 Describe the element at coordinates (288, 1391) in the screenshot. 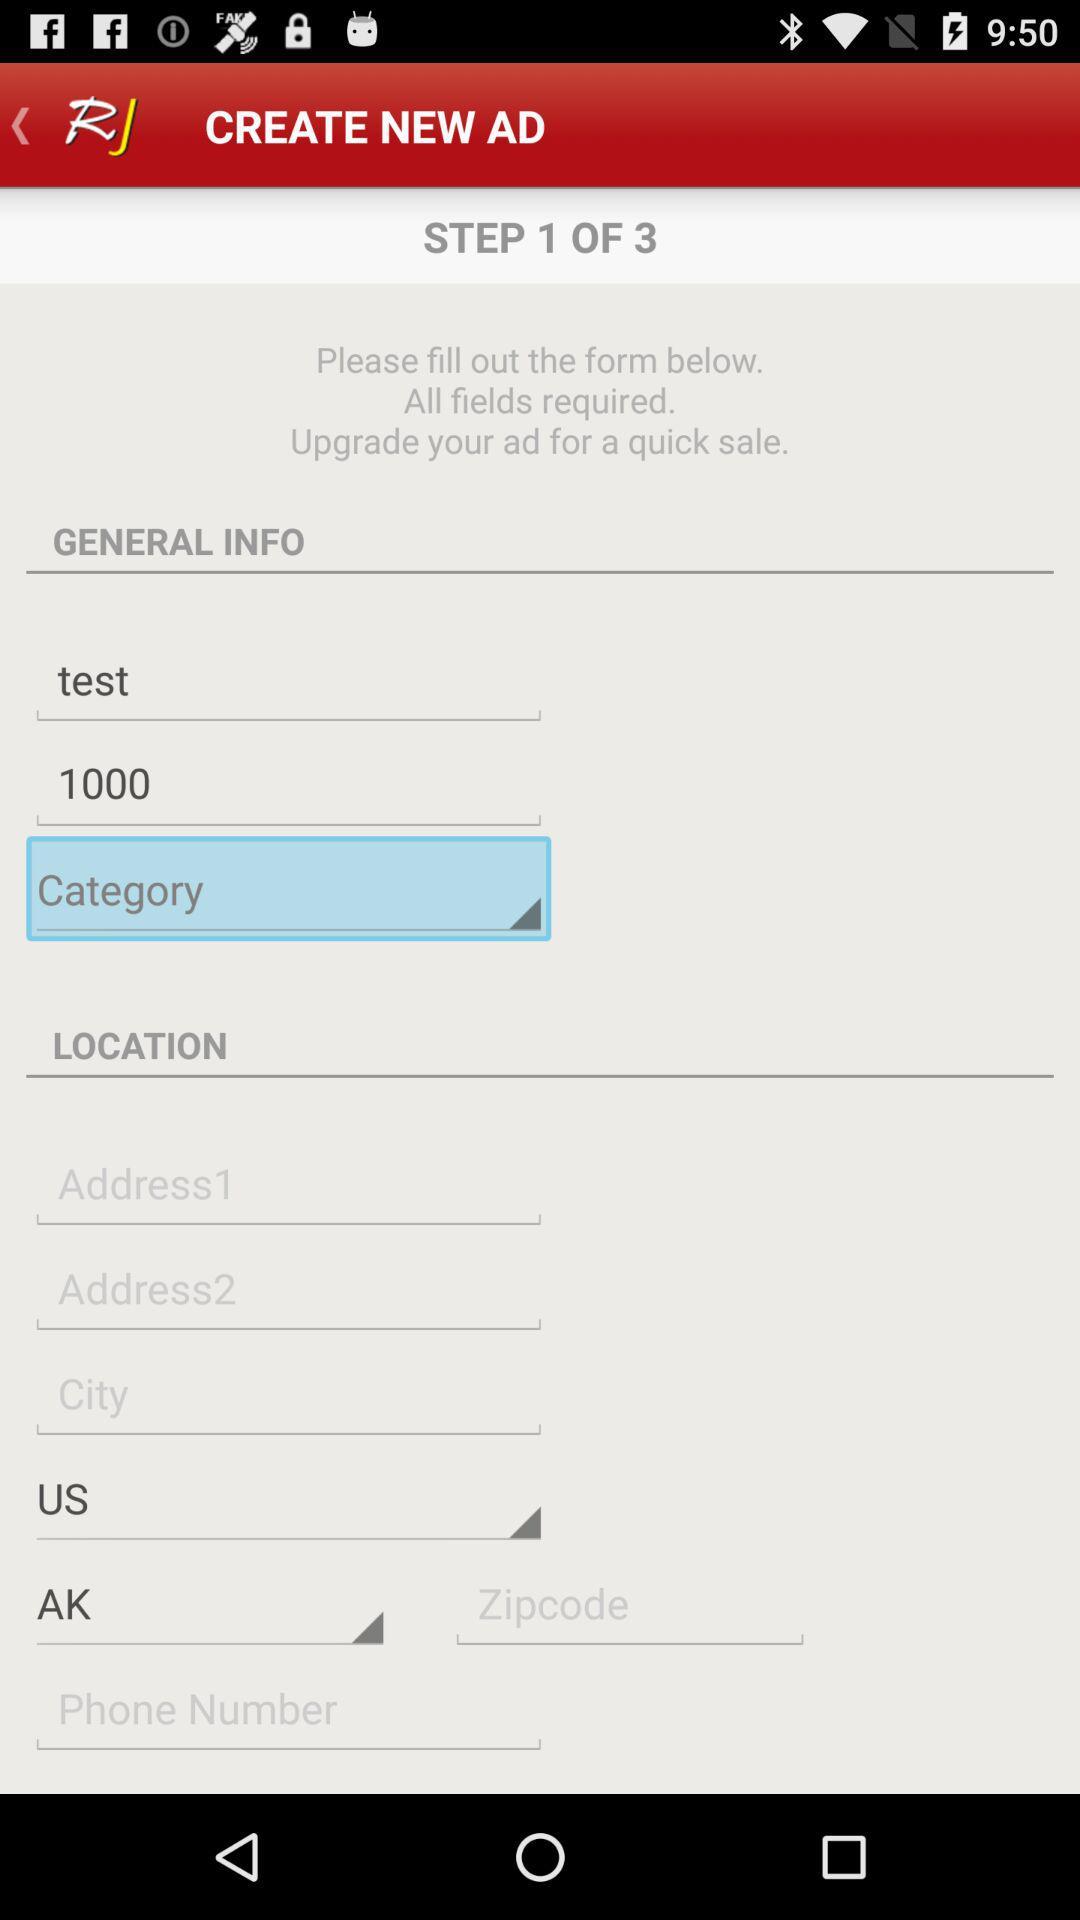

I see `insert city` at that location.